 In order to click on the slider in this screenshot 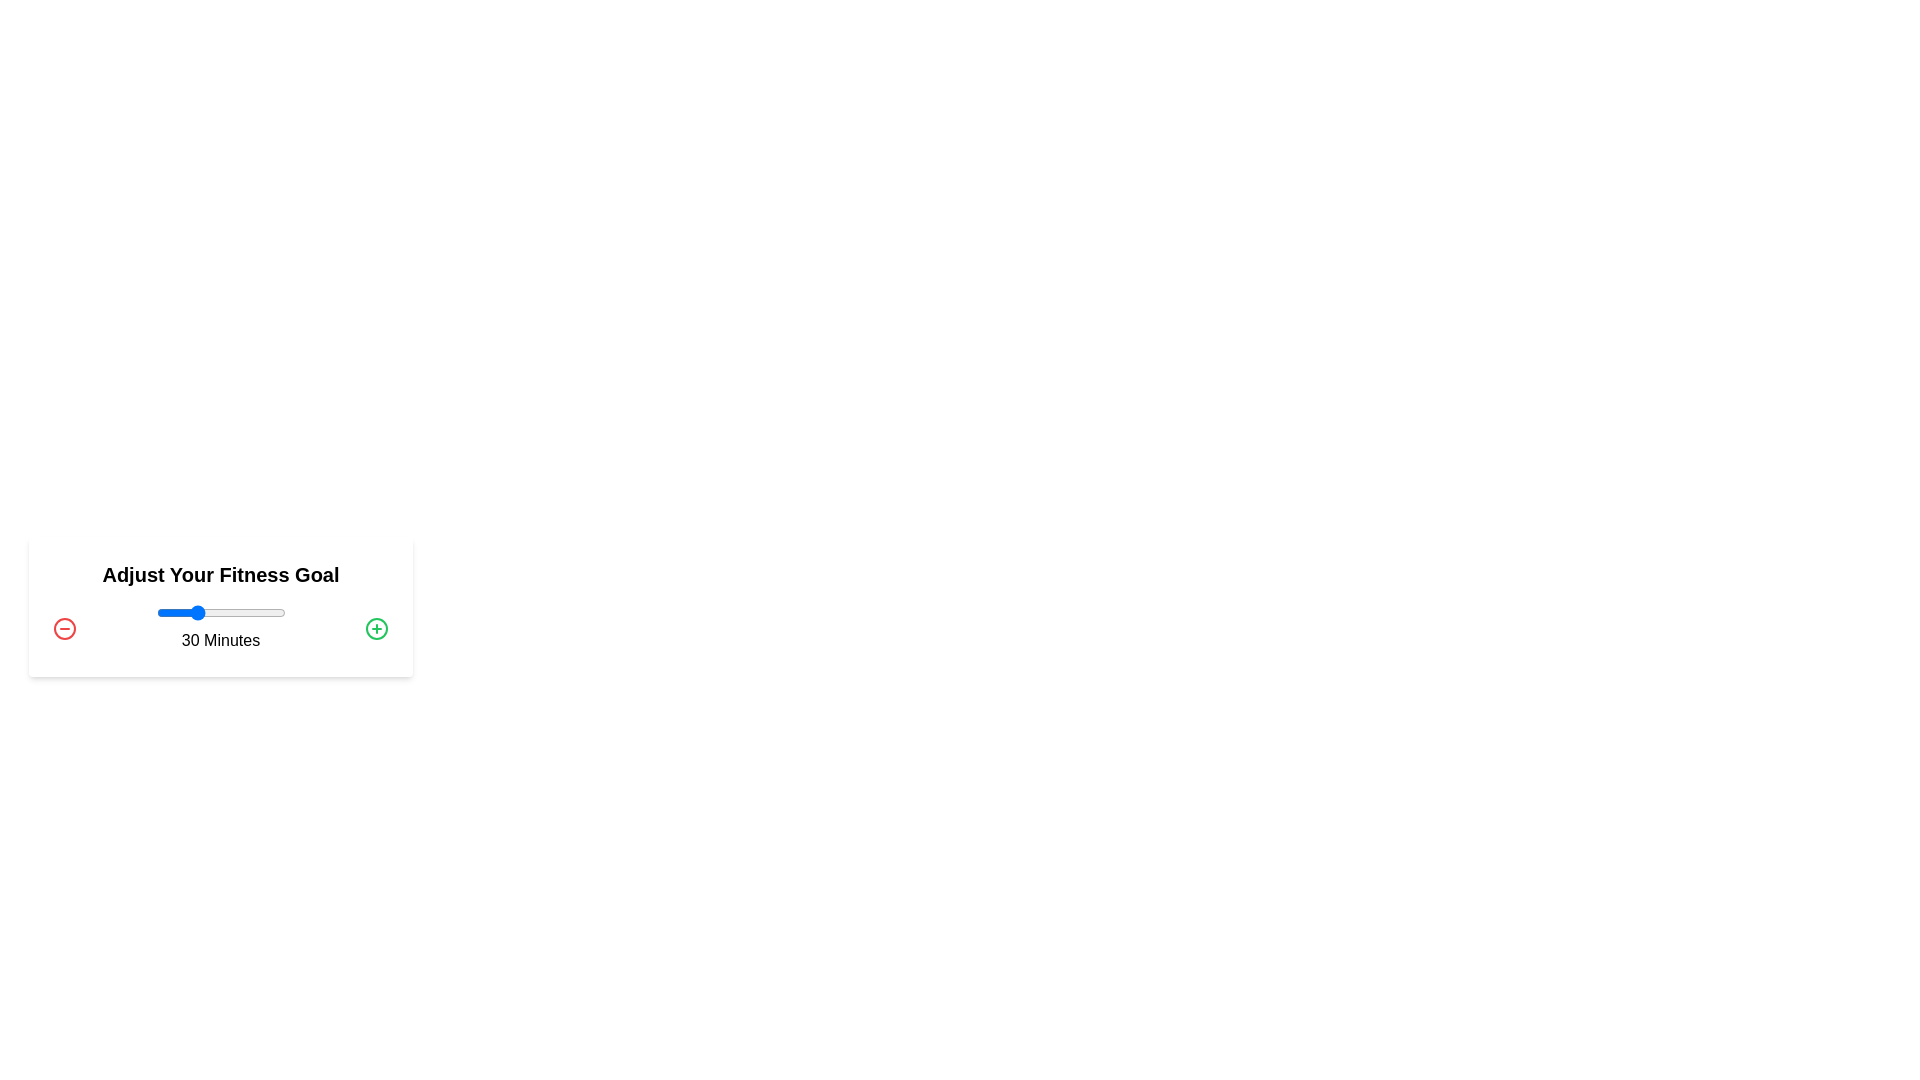, I will do `click(263, 612)`.